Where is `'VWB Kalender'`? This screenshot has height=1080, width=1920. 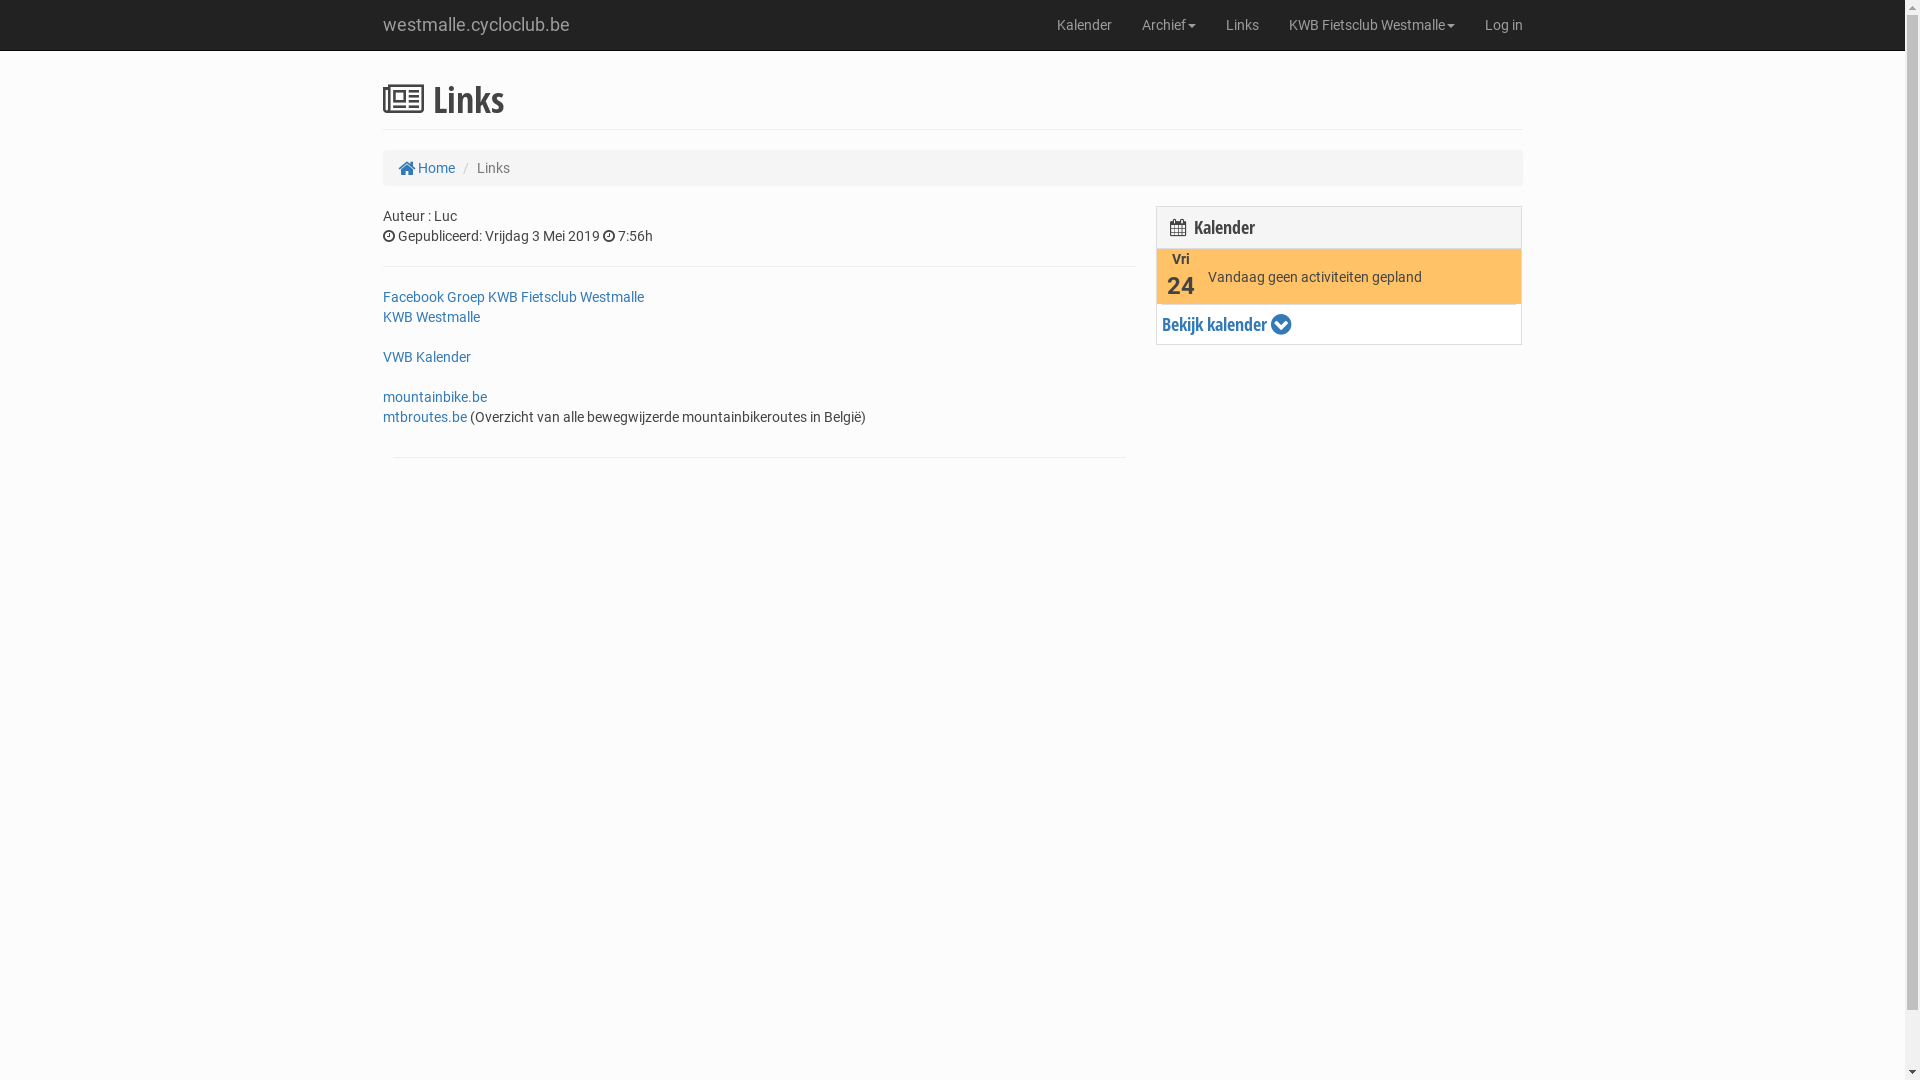 'VWB Kalender' is located at coordinates (425, 356).